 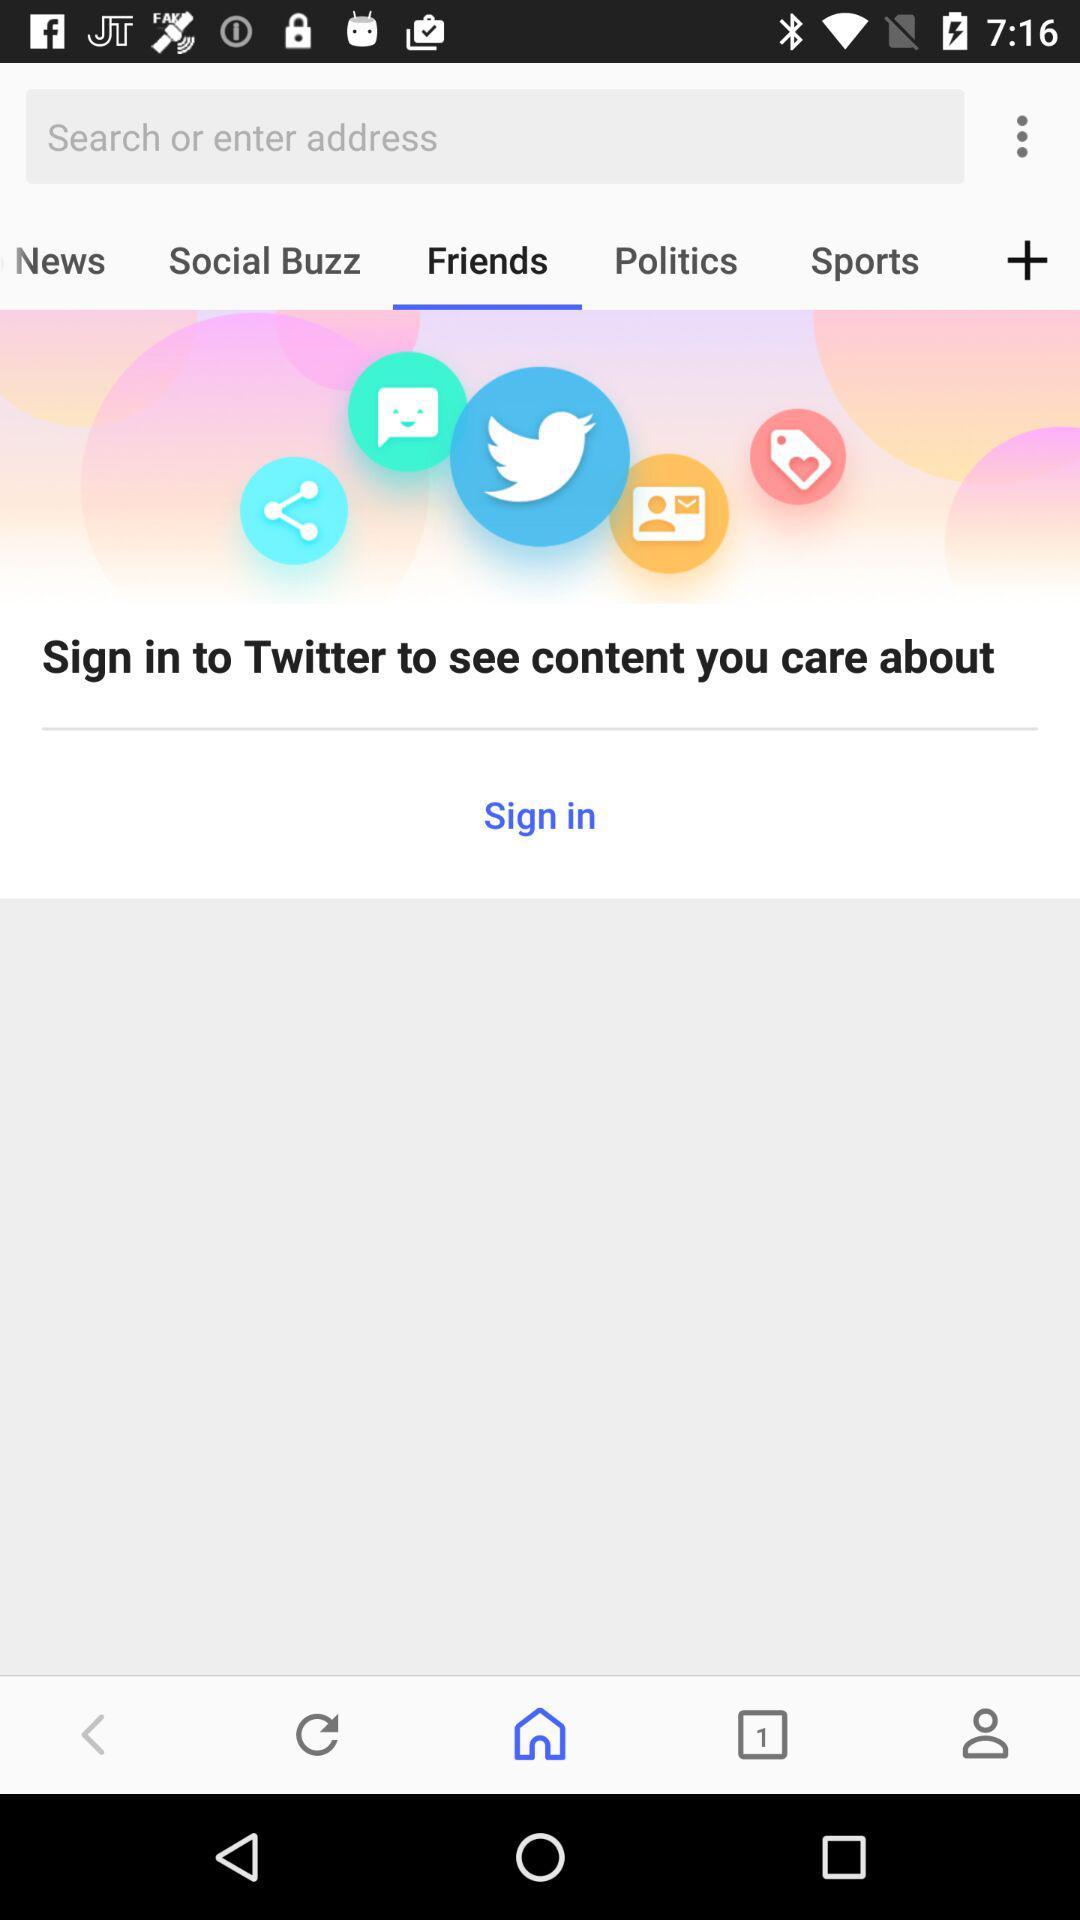 What do you see at coordinates (540, 1733) in the screenshot?
I see `the home icon` at bounding box center [540, 1733].